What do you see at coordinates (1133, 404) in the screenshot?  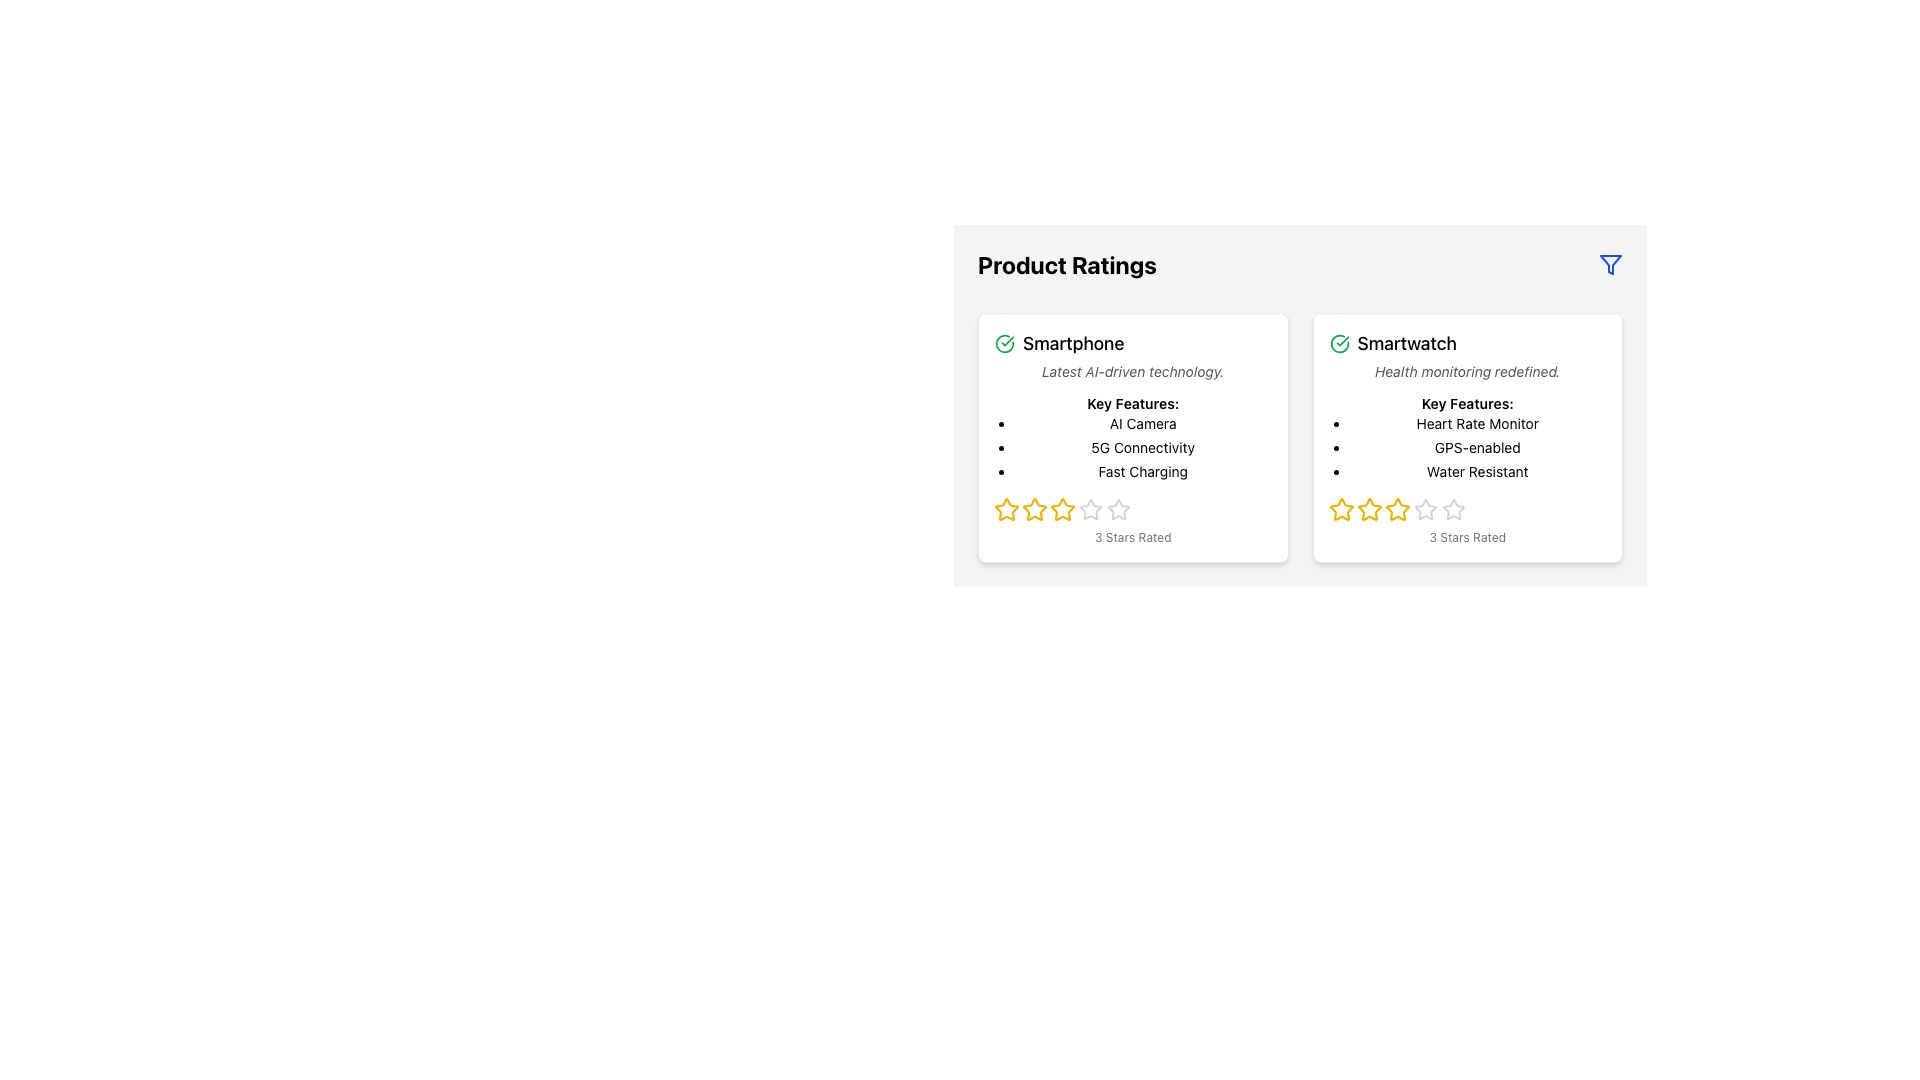 I see `the text label 'Key Features:' which is styled in bold and small font, located under the subtitle 'Latest AI-driven technology' and above the bullet points in the 'Product Ratings' section` at bounding box center [1133, 404].